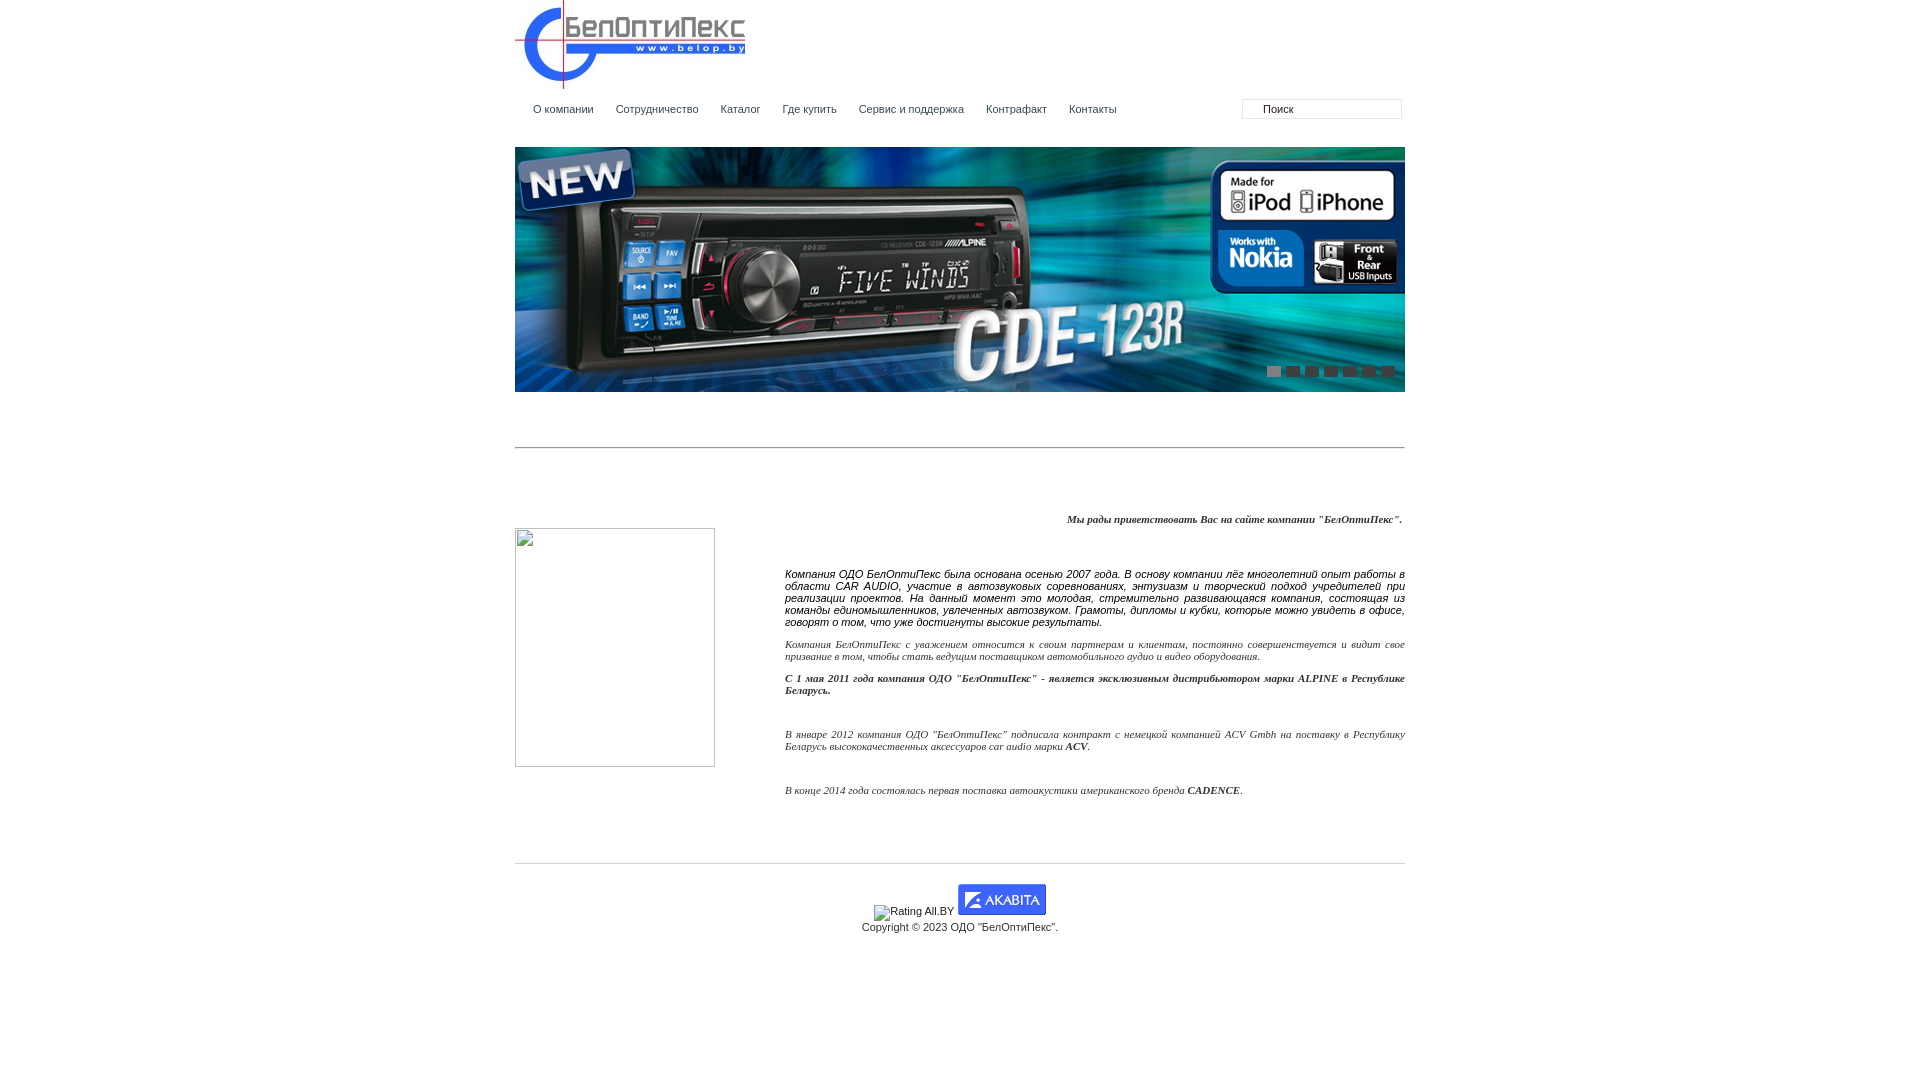 The image size is (1920, 1080). I want to click on '1', so click(1272, 371).